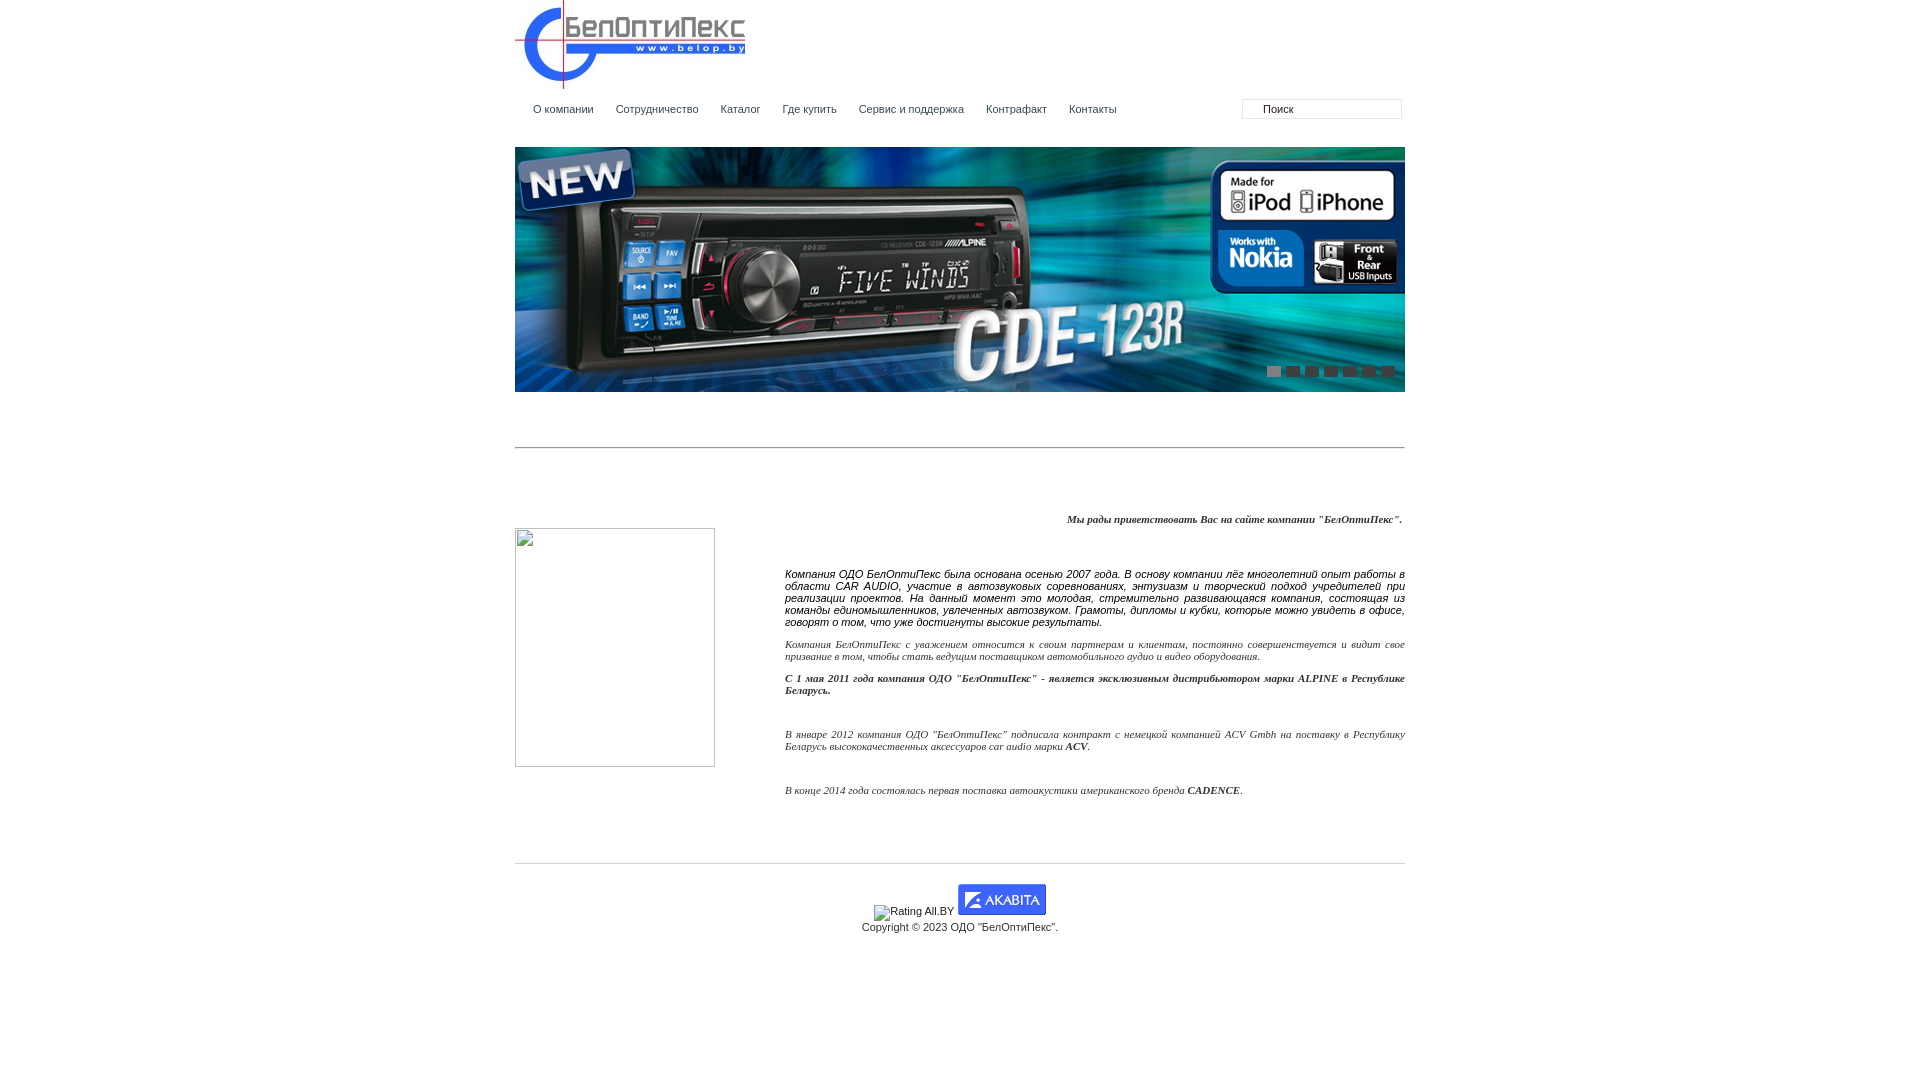 The image size is (1920, 1080). I want to click on '1', so click(1272, 371).